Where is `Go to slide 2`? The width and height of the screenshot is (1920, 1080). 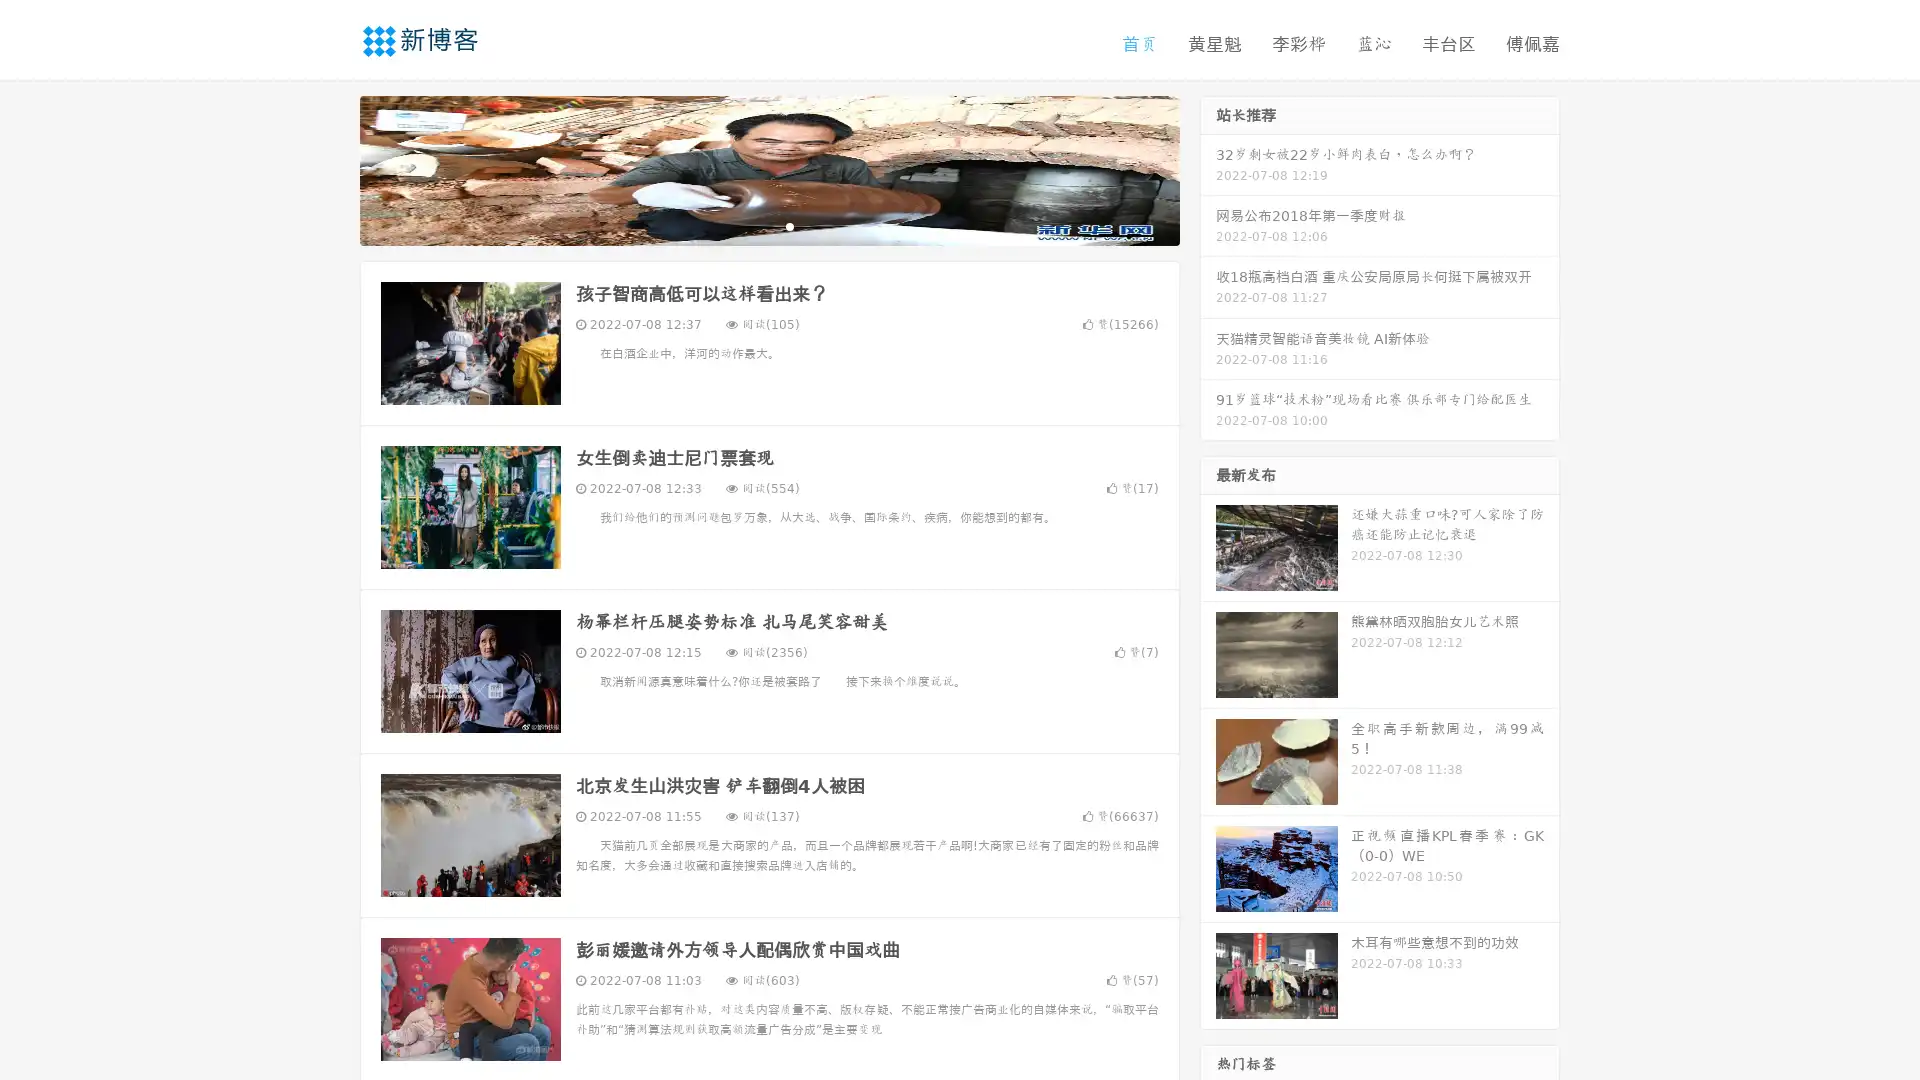
Go to slide 2 is located at coordinates (768, 225).